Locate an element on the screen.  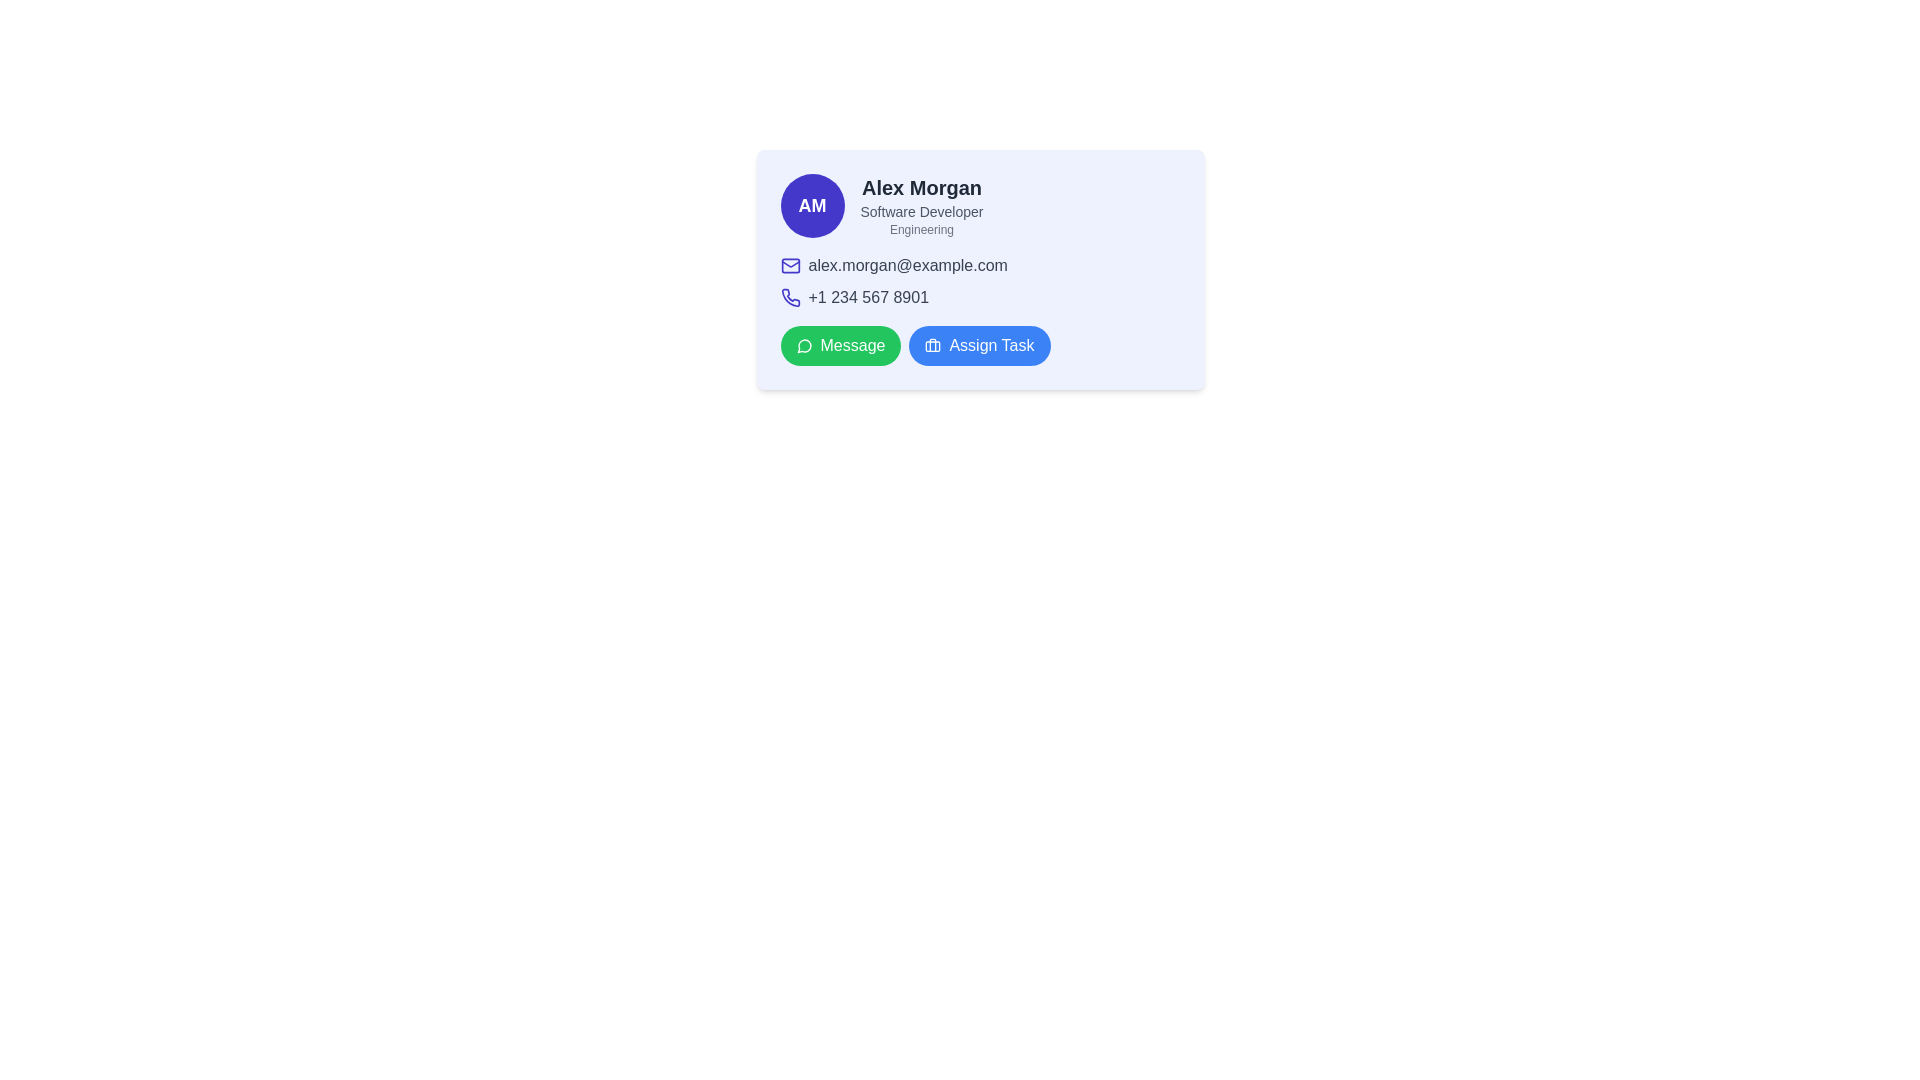
information displayed in the text component that shows 'Alex Morgan' as the title, 'Software Developer' as the subtitle, and 'Engineering' as the caption, all aligned to the left is located at coordinates (920, 205).